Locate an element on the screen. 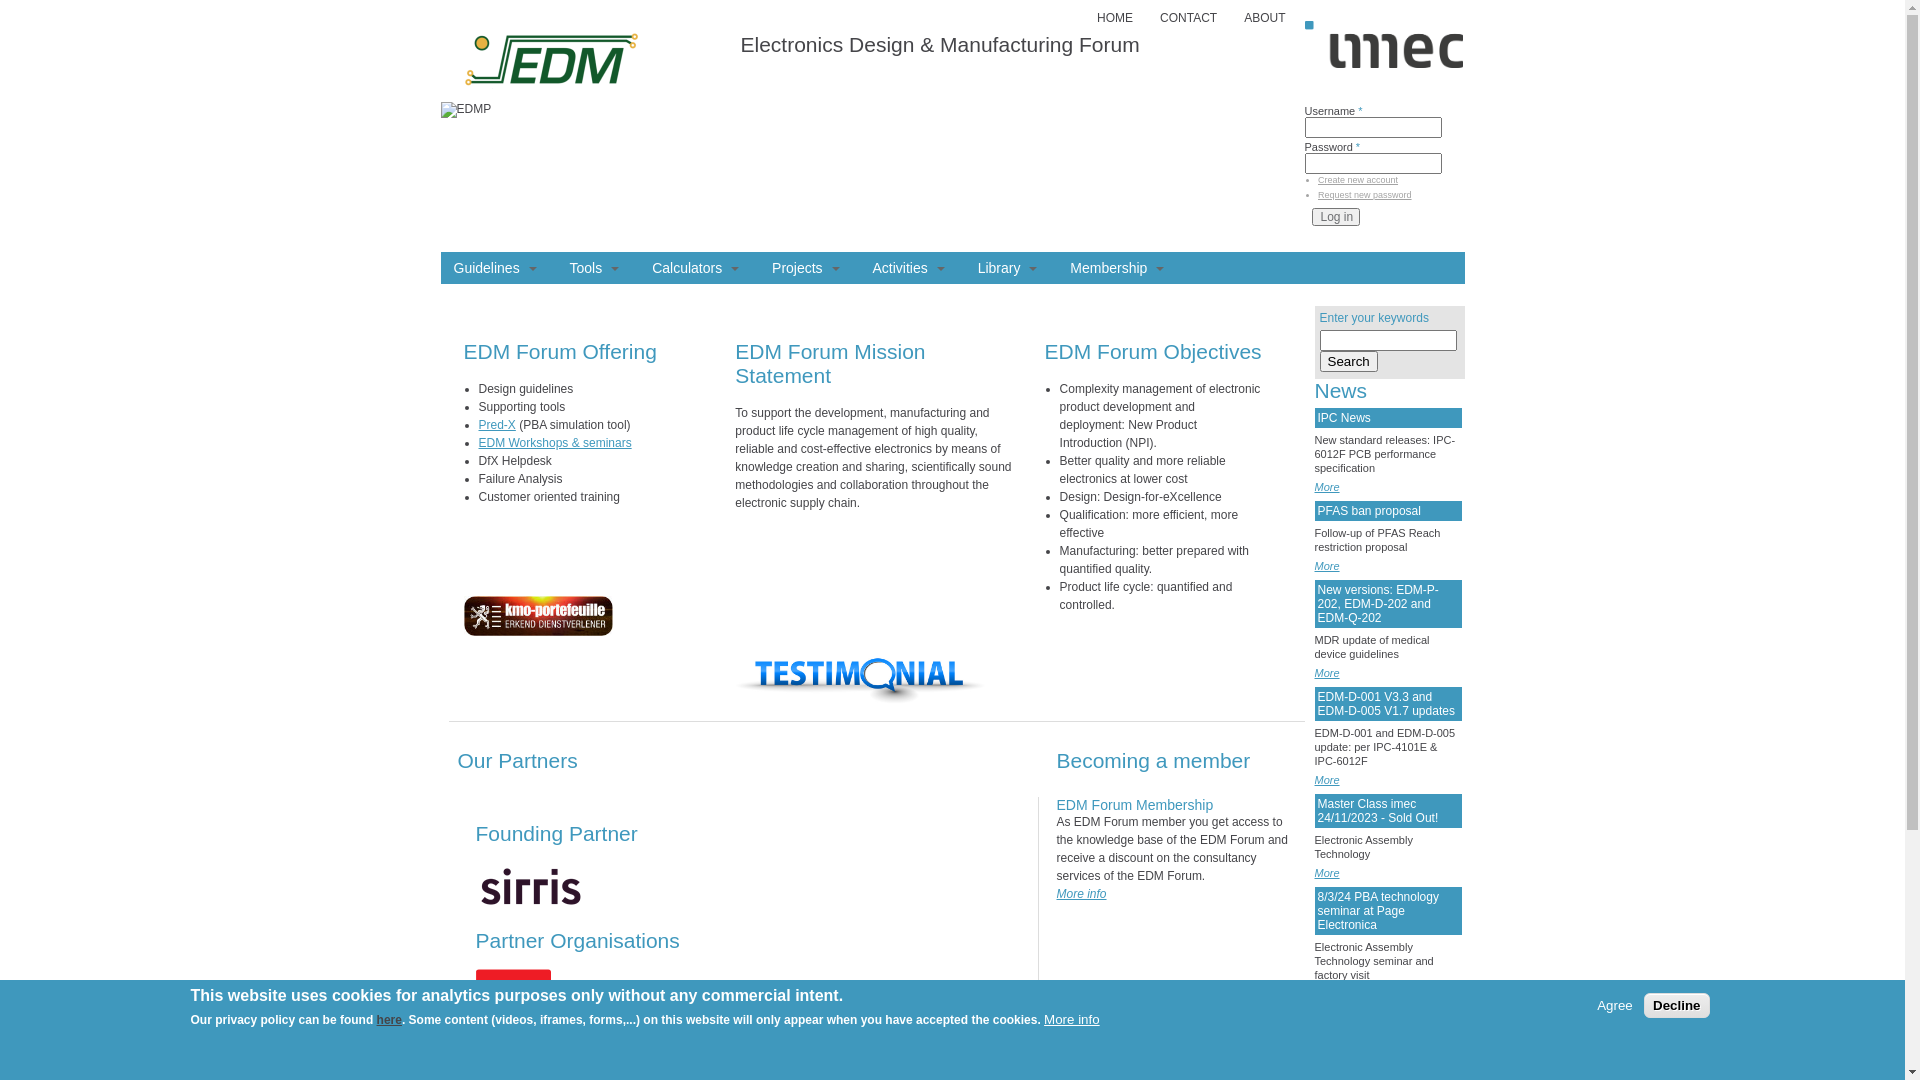 The height and width of the screenshot is (1080, 1920). 'Tools' is located at coordinates (594, 266).